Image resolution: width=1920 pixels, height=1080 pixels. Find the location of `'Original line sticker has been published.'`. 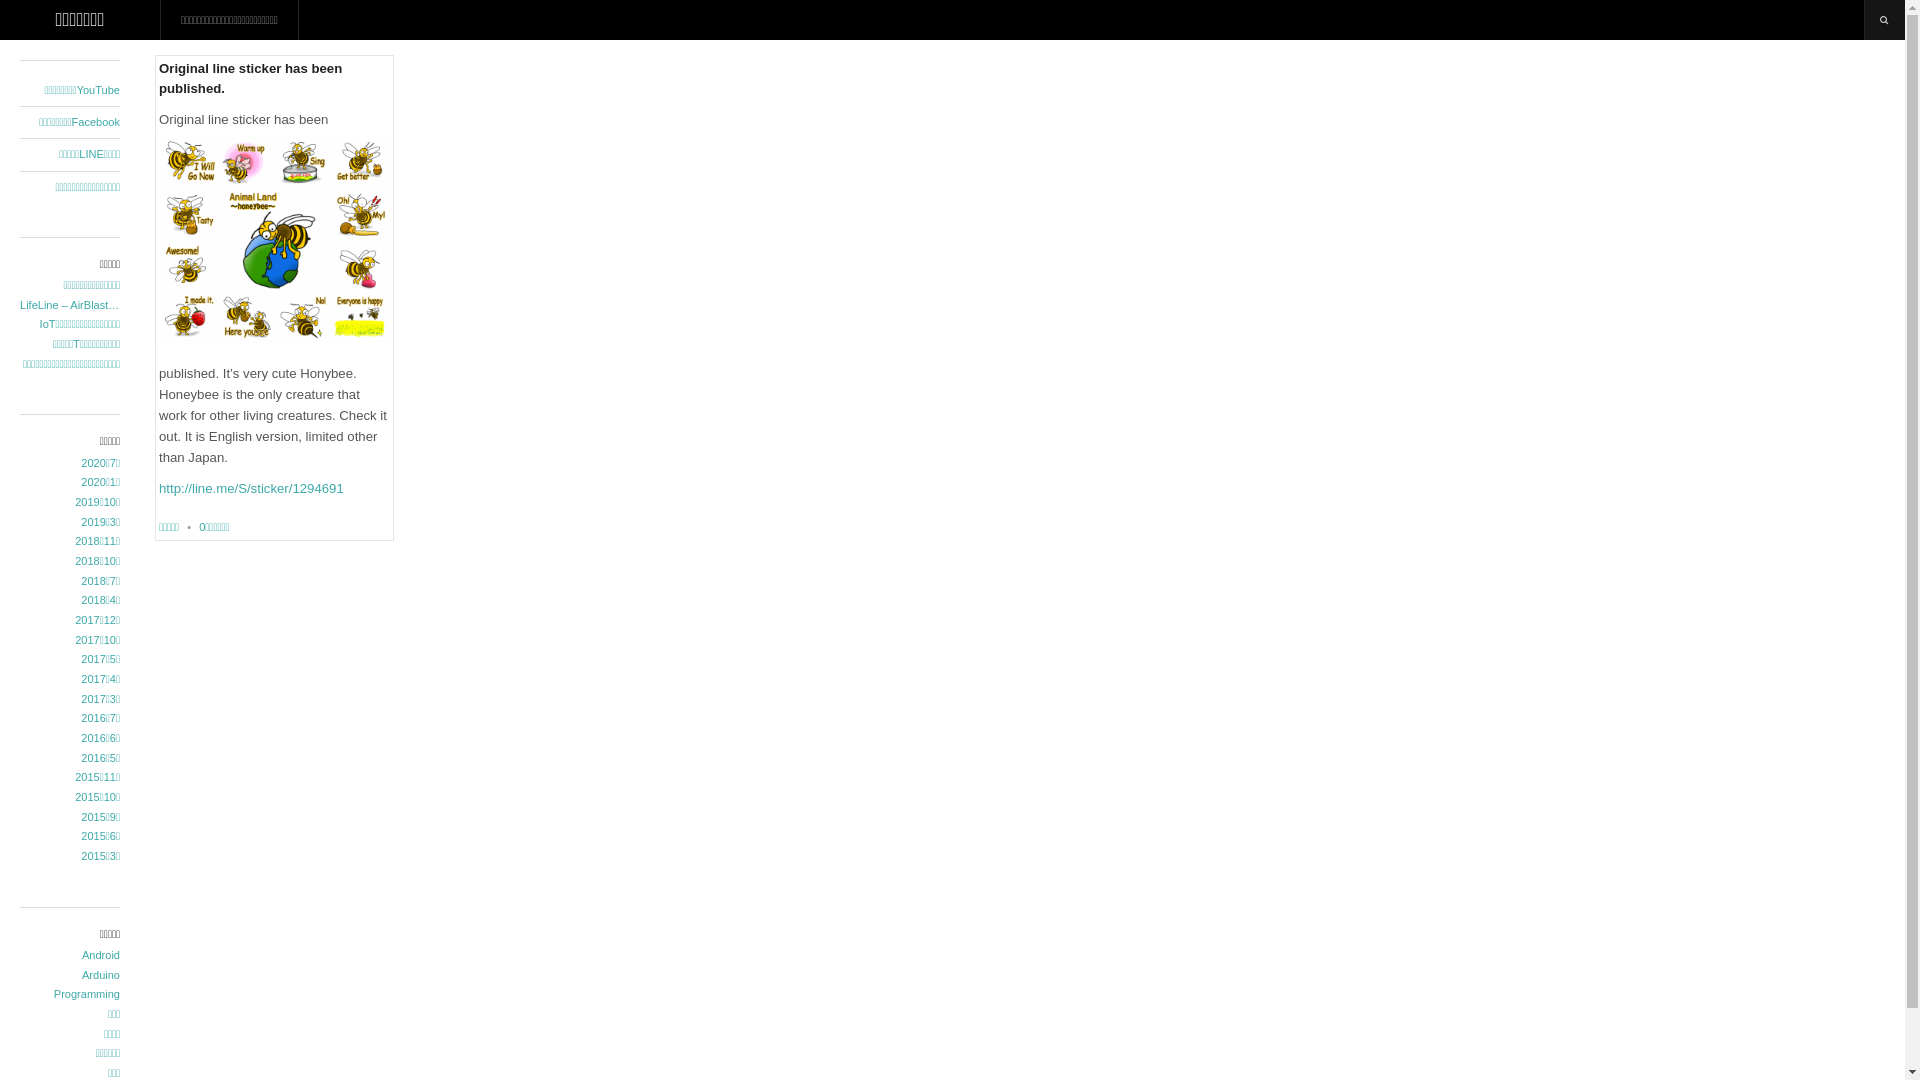

'Original line sticker has been published.' is located at coordinates (249, 77).